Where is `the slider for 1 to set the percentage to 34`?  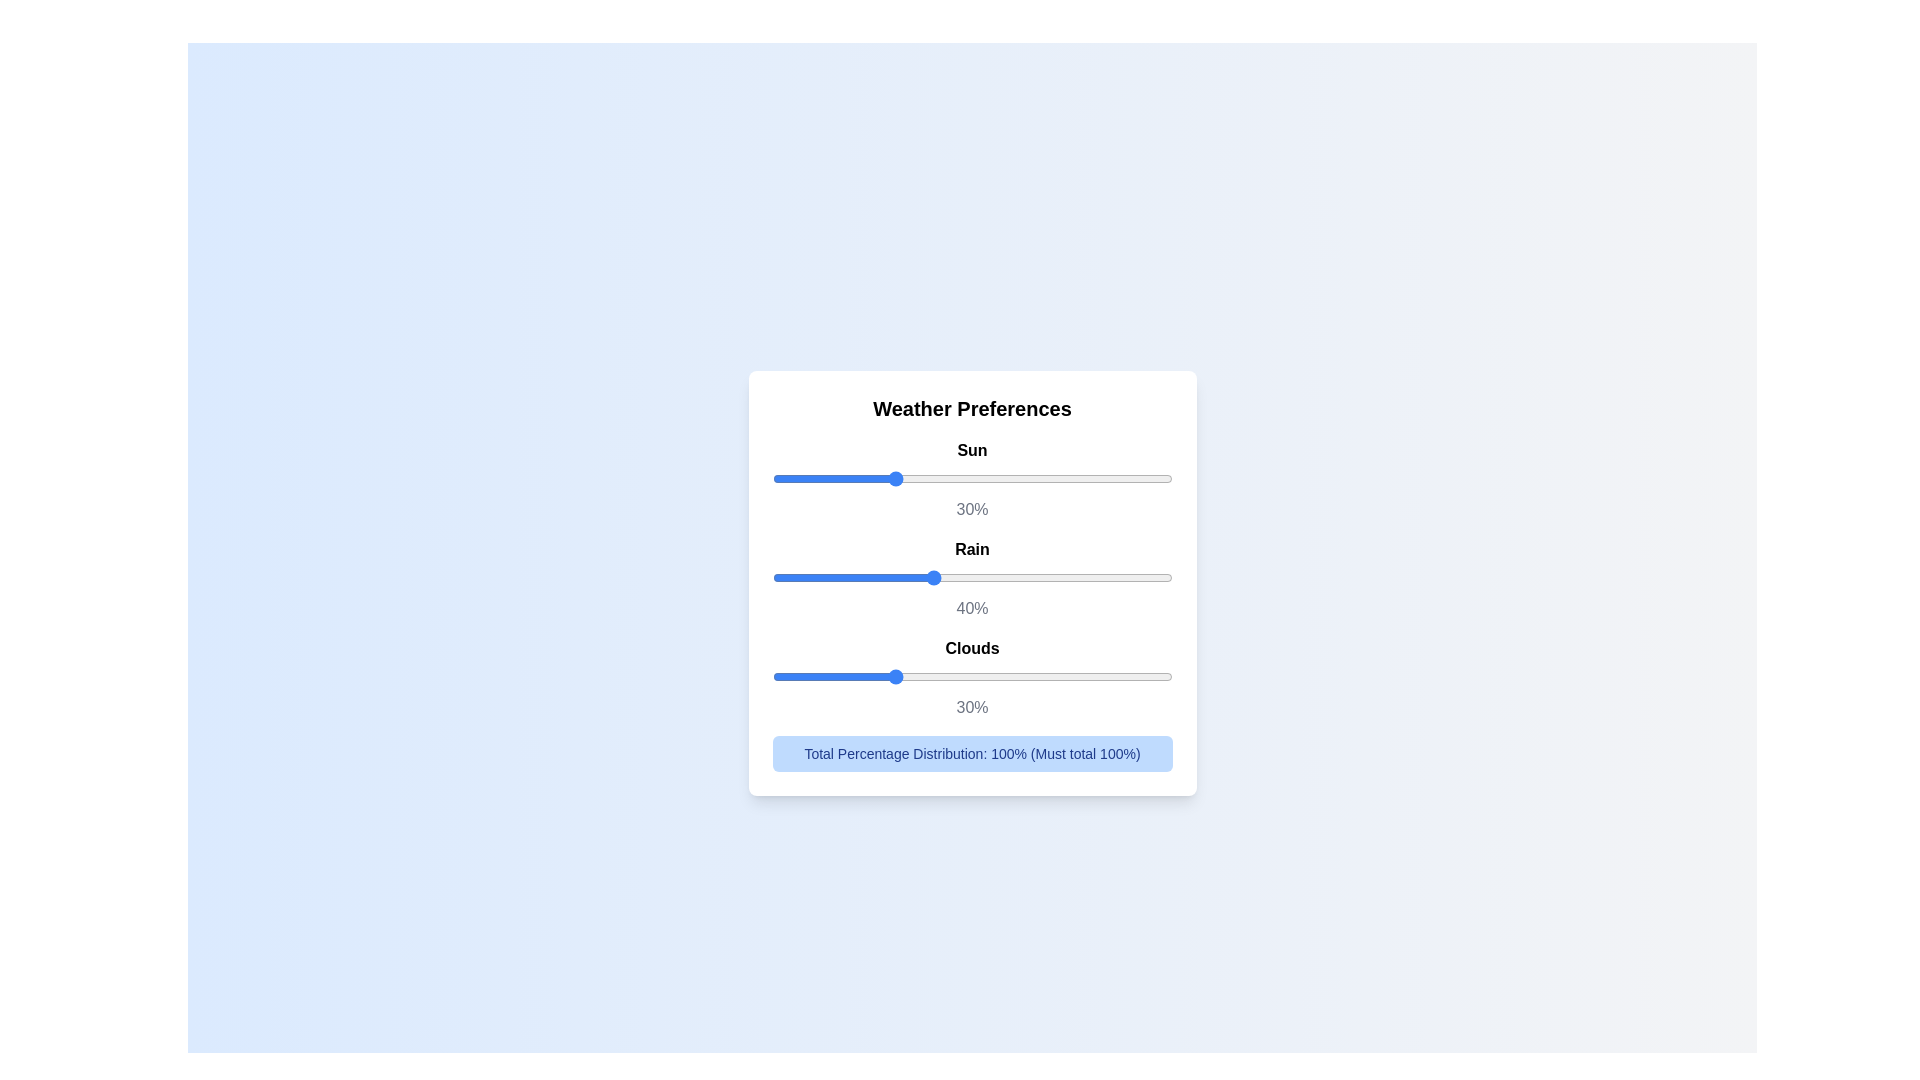
the slider for 1 to set the percentage to 34 is located at coordinates (1107, 577).